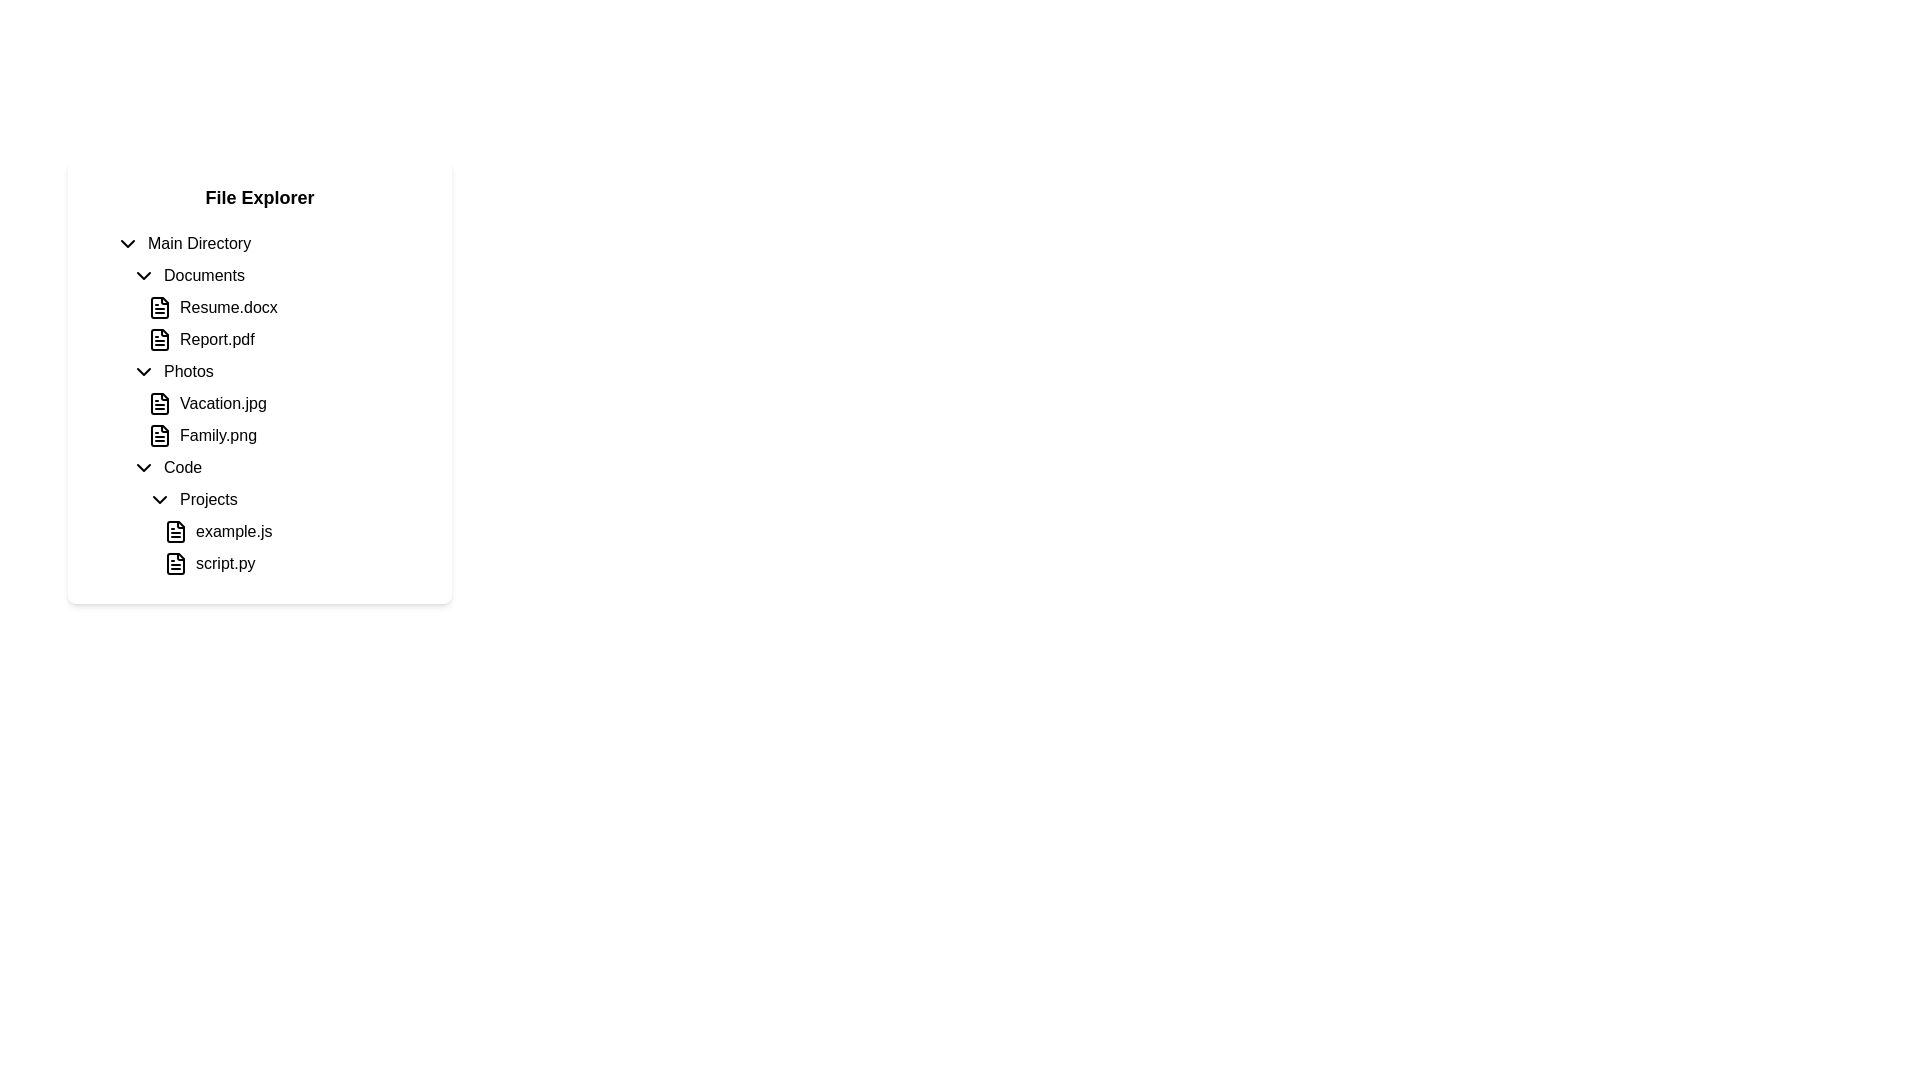 The height and width of the screenshot is (1080, 1920). I want to click on the 'script.py' file icon located in the 'File Explorer' under the 'Code' section in the 'Projects' folder, so click(176, 563).